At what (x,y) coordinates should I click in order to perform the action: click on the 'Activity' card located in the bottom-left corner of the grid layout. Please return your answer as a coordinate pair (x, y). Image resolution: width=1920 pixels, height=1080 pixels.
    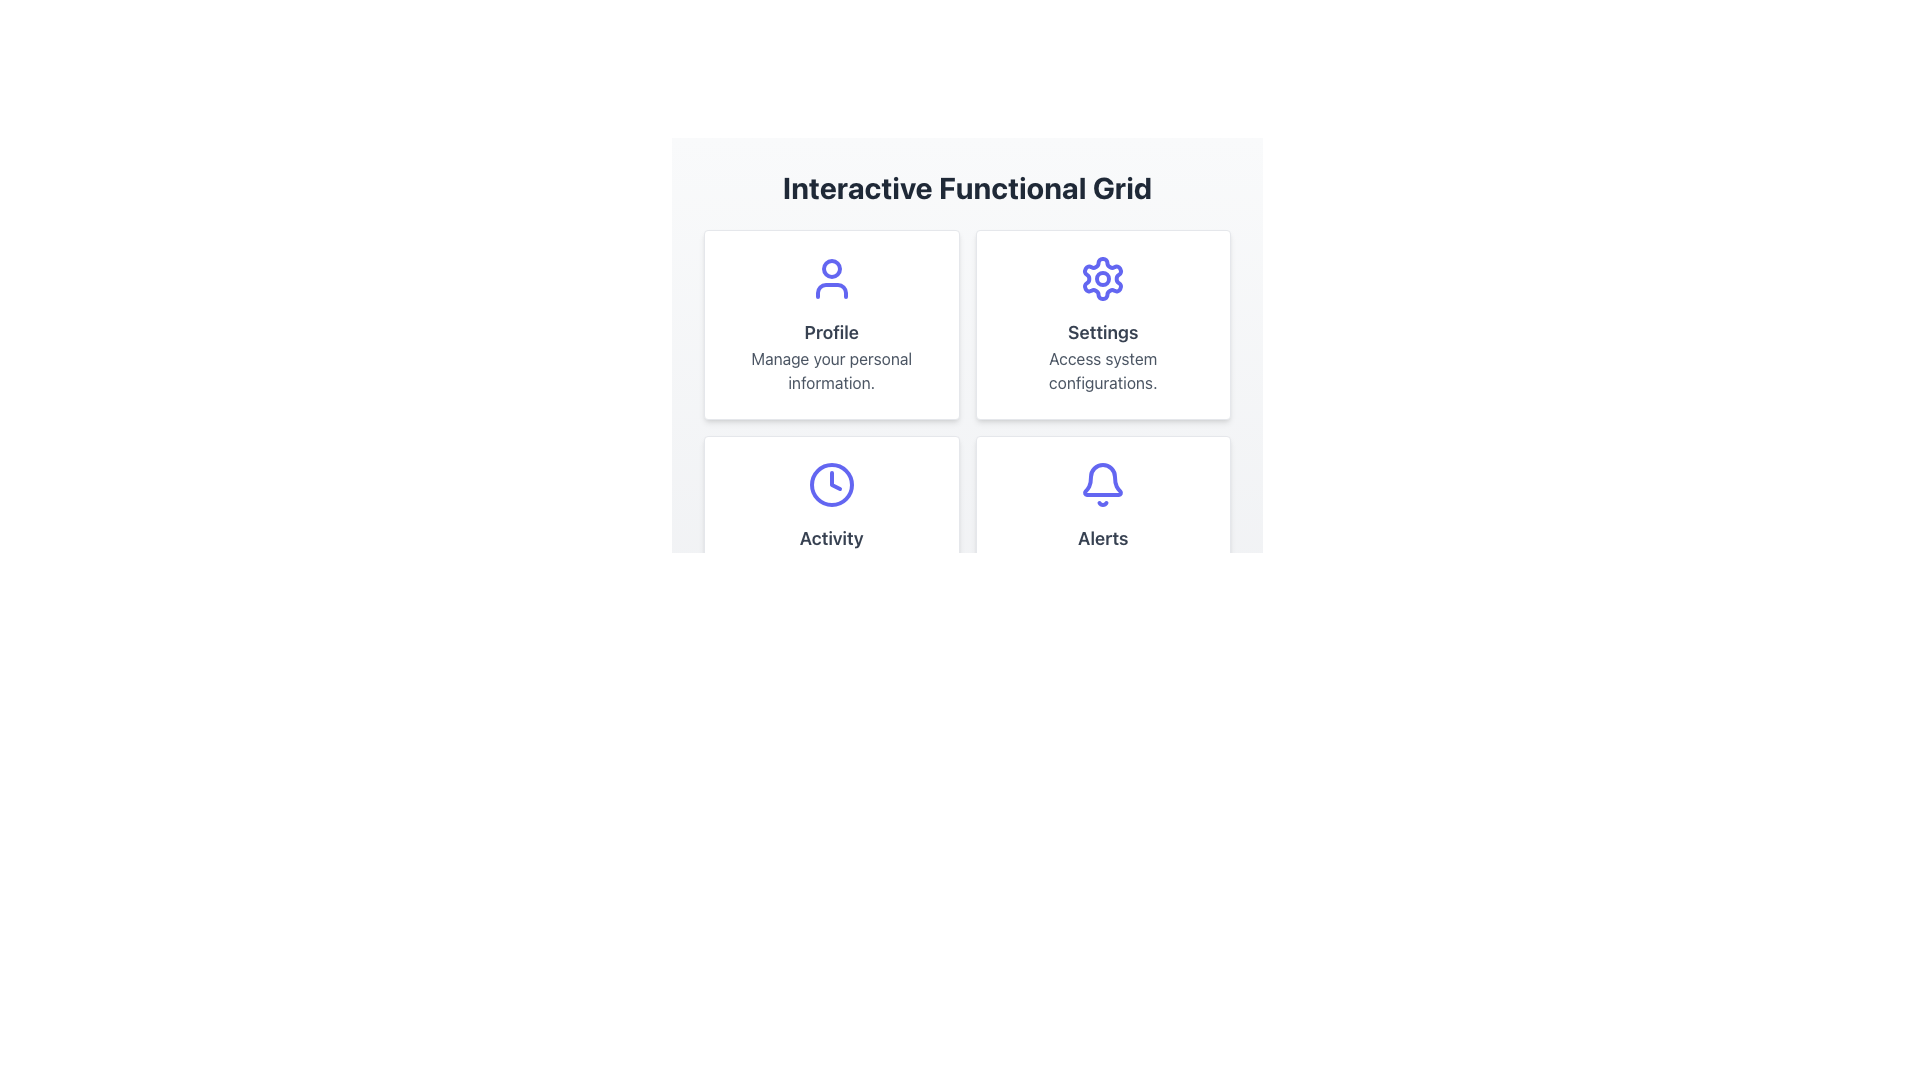
    Looking at the image, I should click on (831, 518).